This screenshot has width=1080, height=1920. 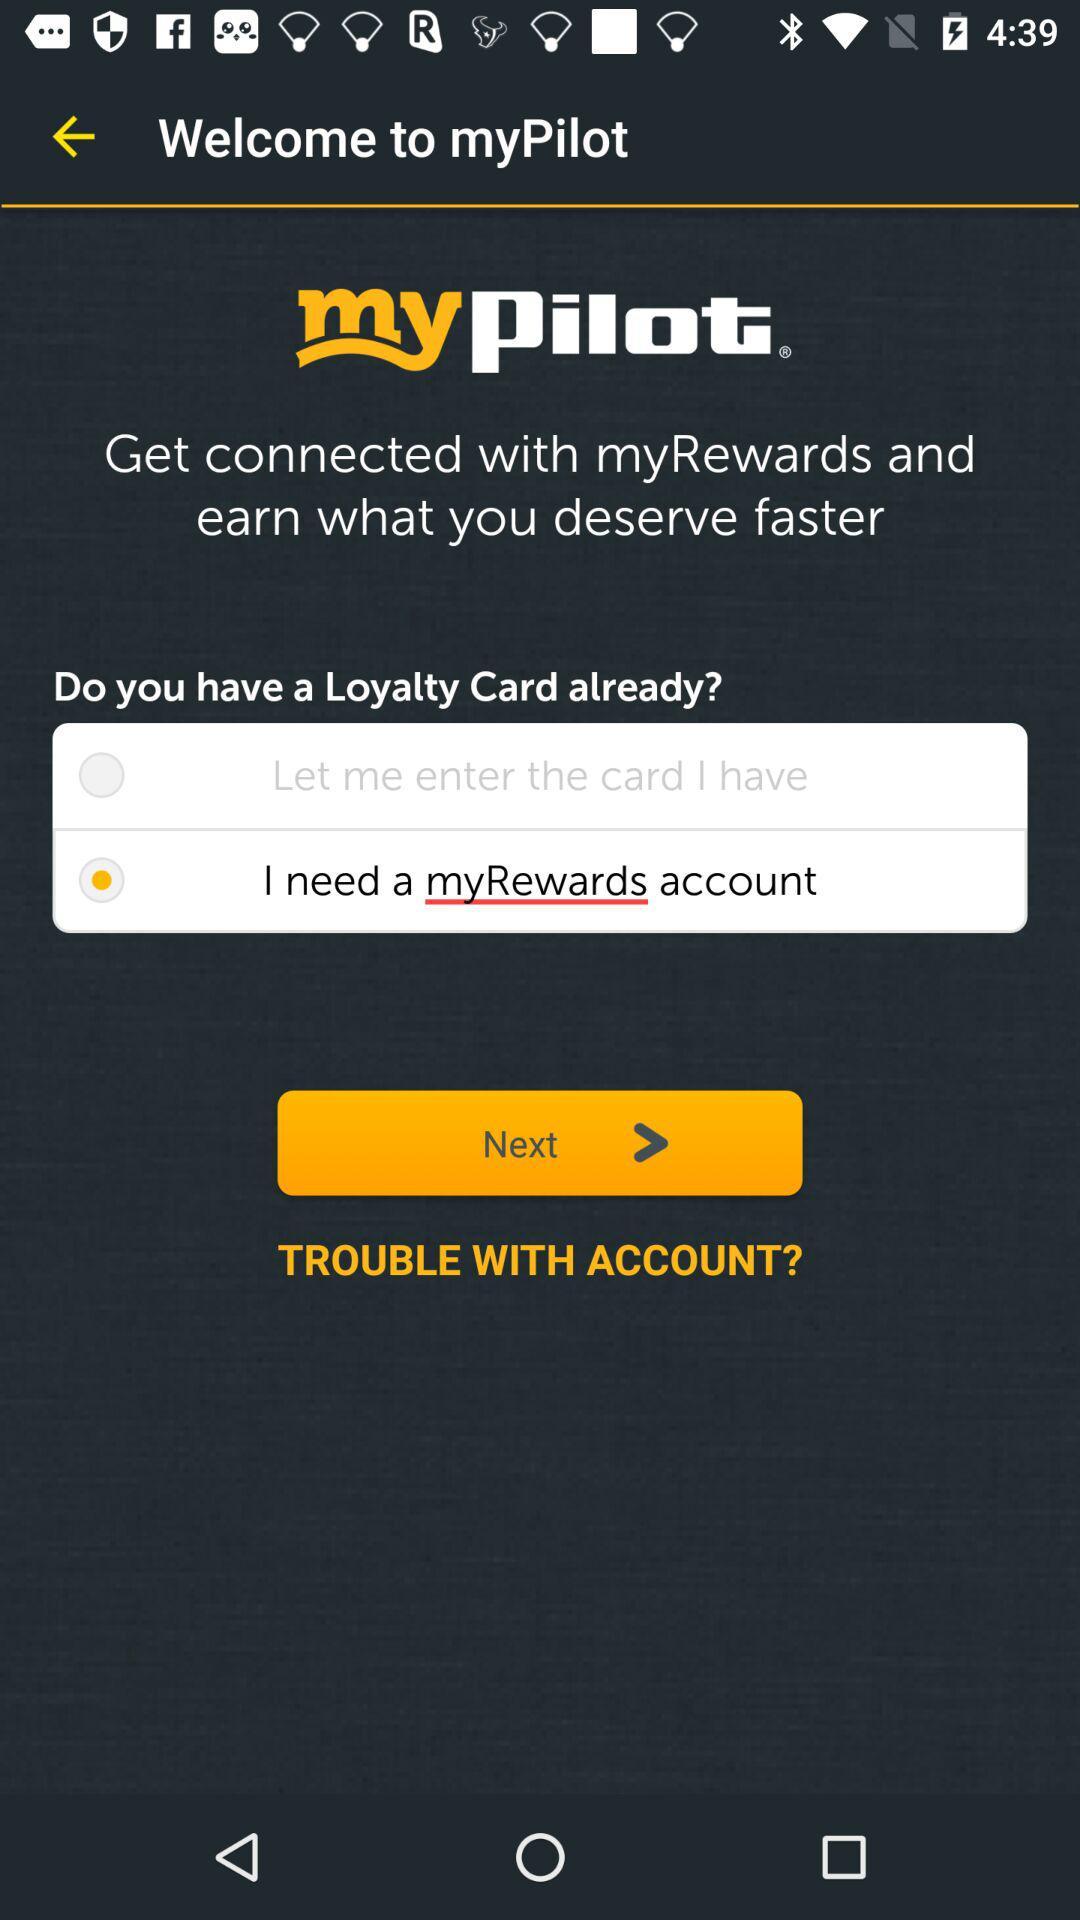 What do you see at coordinates (540, 1257) in the screenshot?
I see `the trouble with account? item` at bounding box center [540, 1257].